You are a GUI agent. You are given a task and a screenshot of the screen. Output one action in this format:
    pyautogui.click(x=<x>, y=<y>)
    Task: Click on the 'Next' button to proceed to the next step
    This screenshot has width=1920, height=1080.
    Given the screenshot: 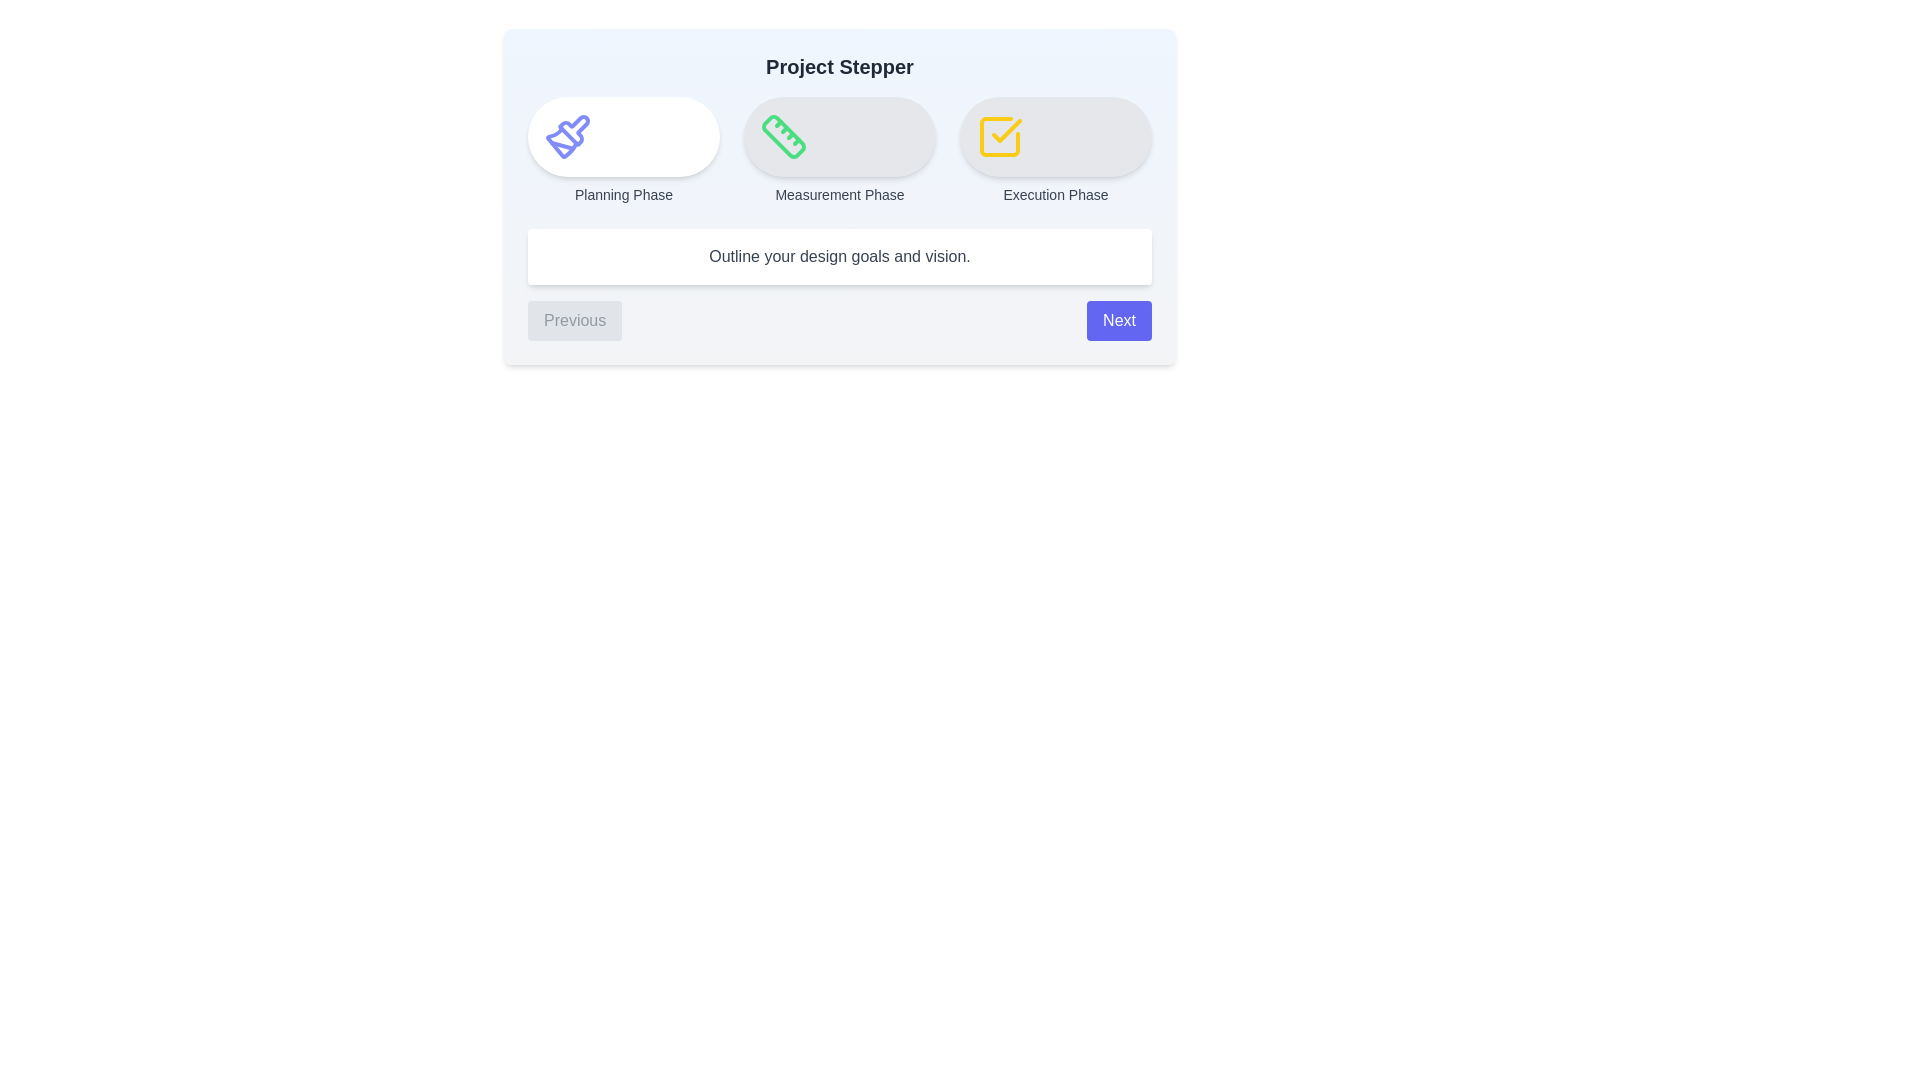 What is the action you would take?
    pyautogui.click(x=1118, y=319)
    